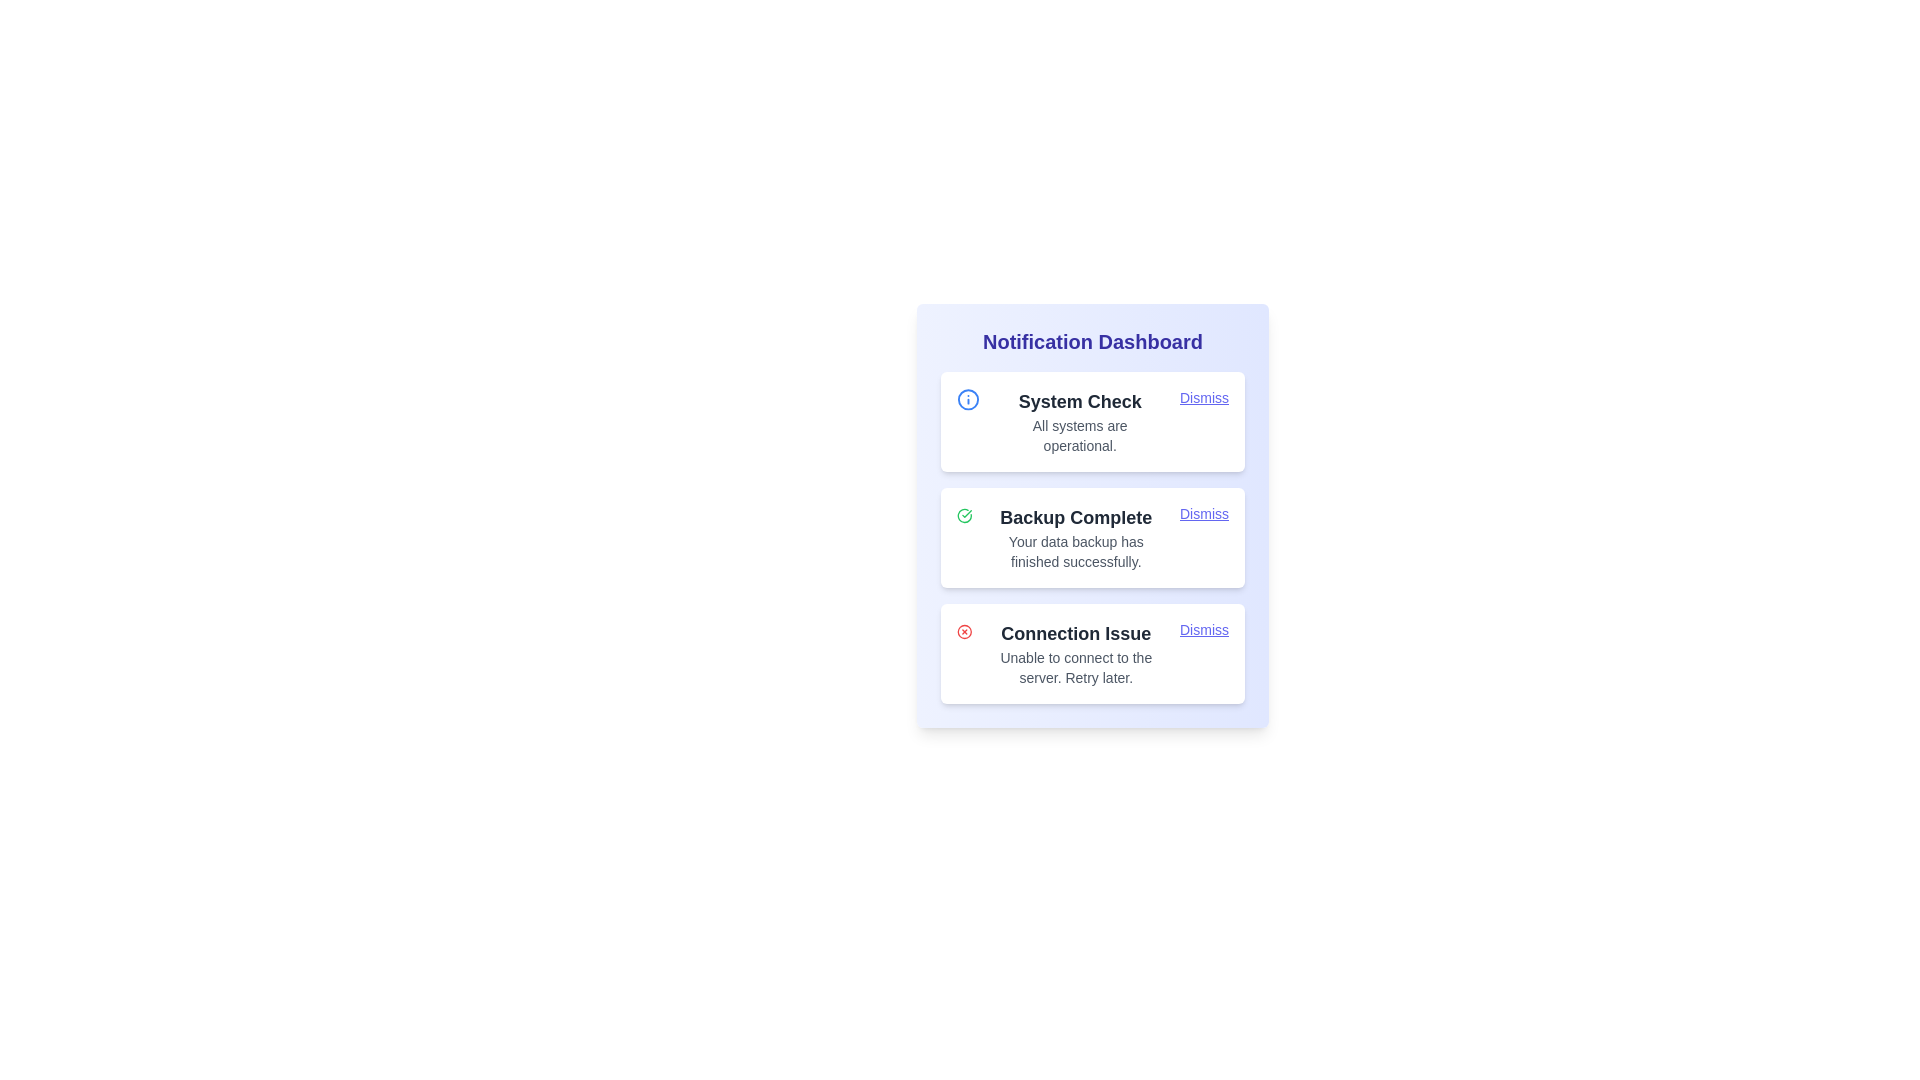  Describe the element at coordinates (1203, 397) in the screenshot. I see `the 'Dismiss' button associated with the 'System Check' notification in the top-right corner of the notification dashboard` at that location.